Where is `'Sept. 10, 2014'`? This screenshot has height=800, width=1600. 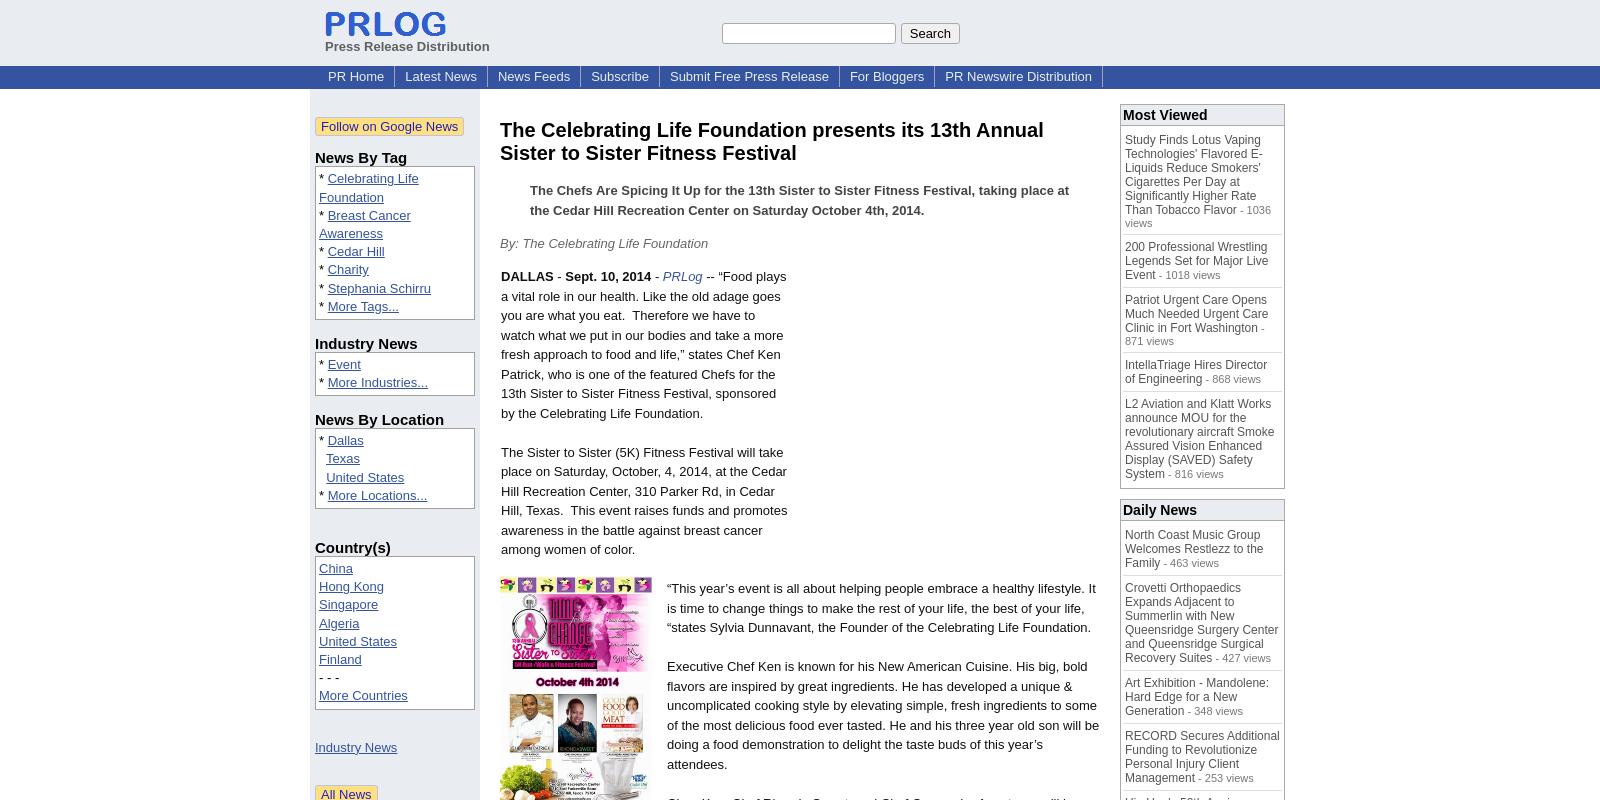
'Sept. 10, 2014' is located at coordinates (608, 276).